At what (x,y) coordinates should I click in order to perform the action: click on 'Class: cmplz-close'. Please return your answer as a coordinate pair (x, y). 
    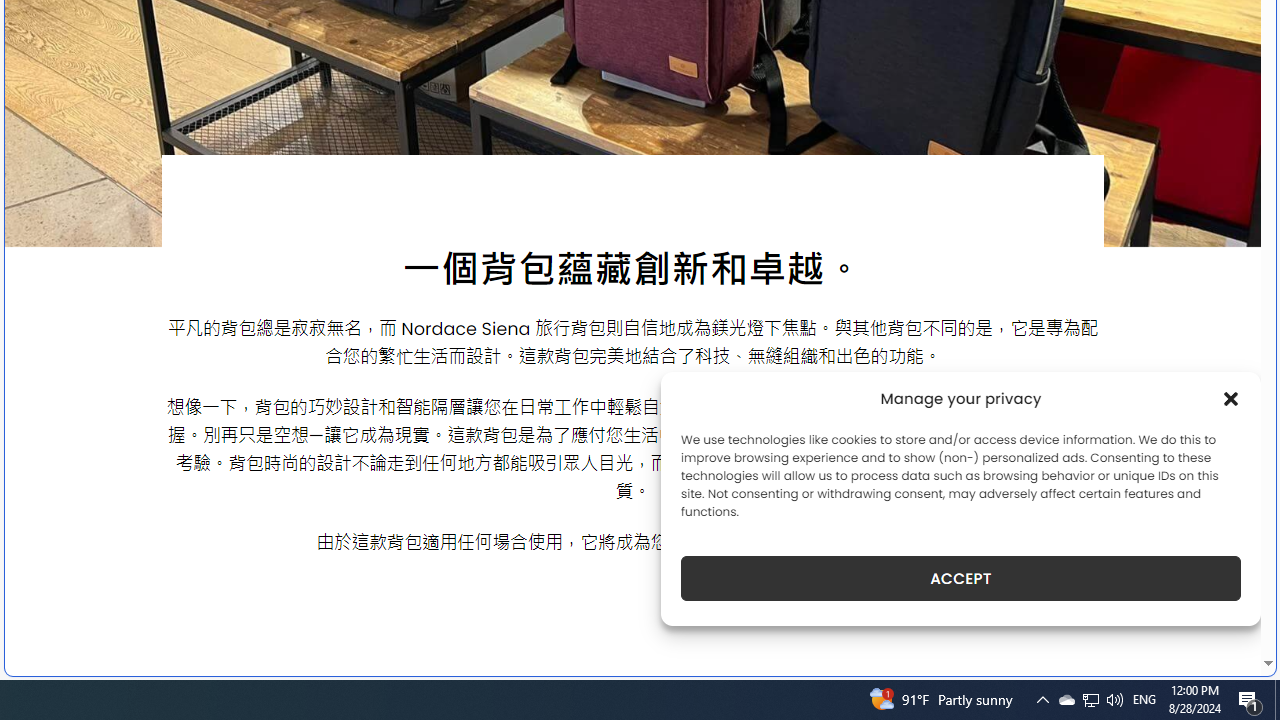
    Looking at the image, I should click on (1230, 398).